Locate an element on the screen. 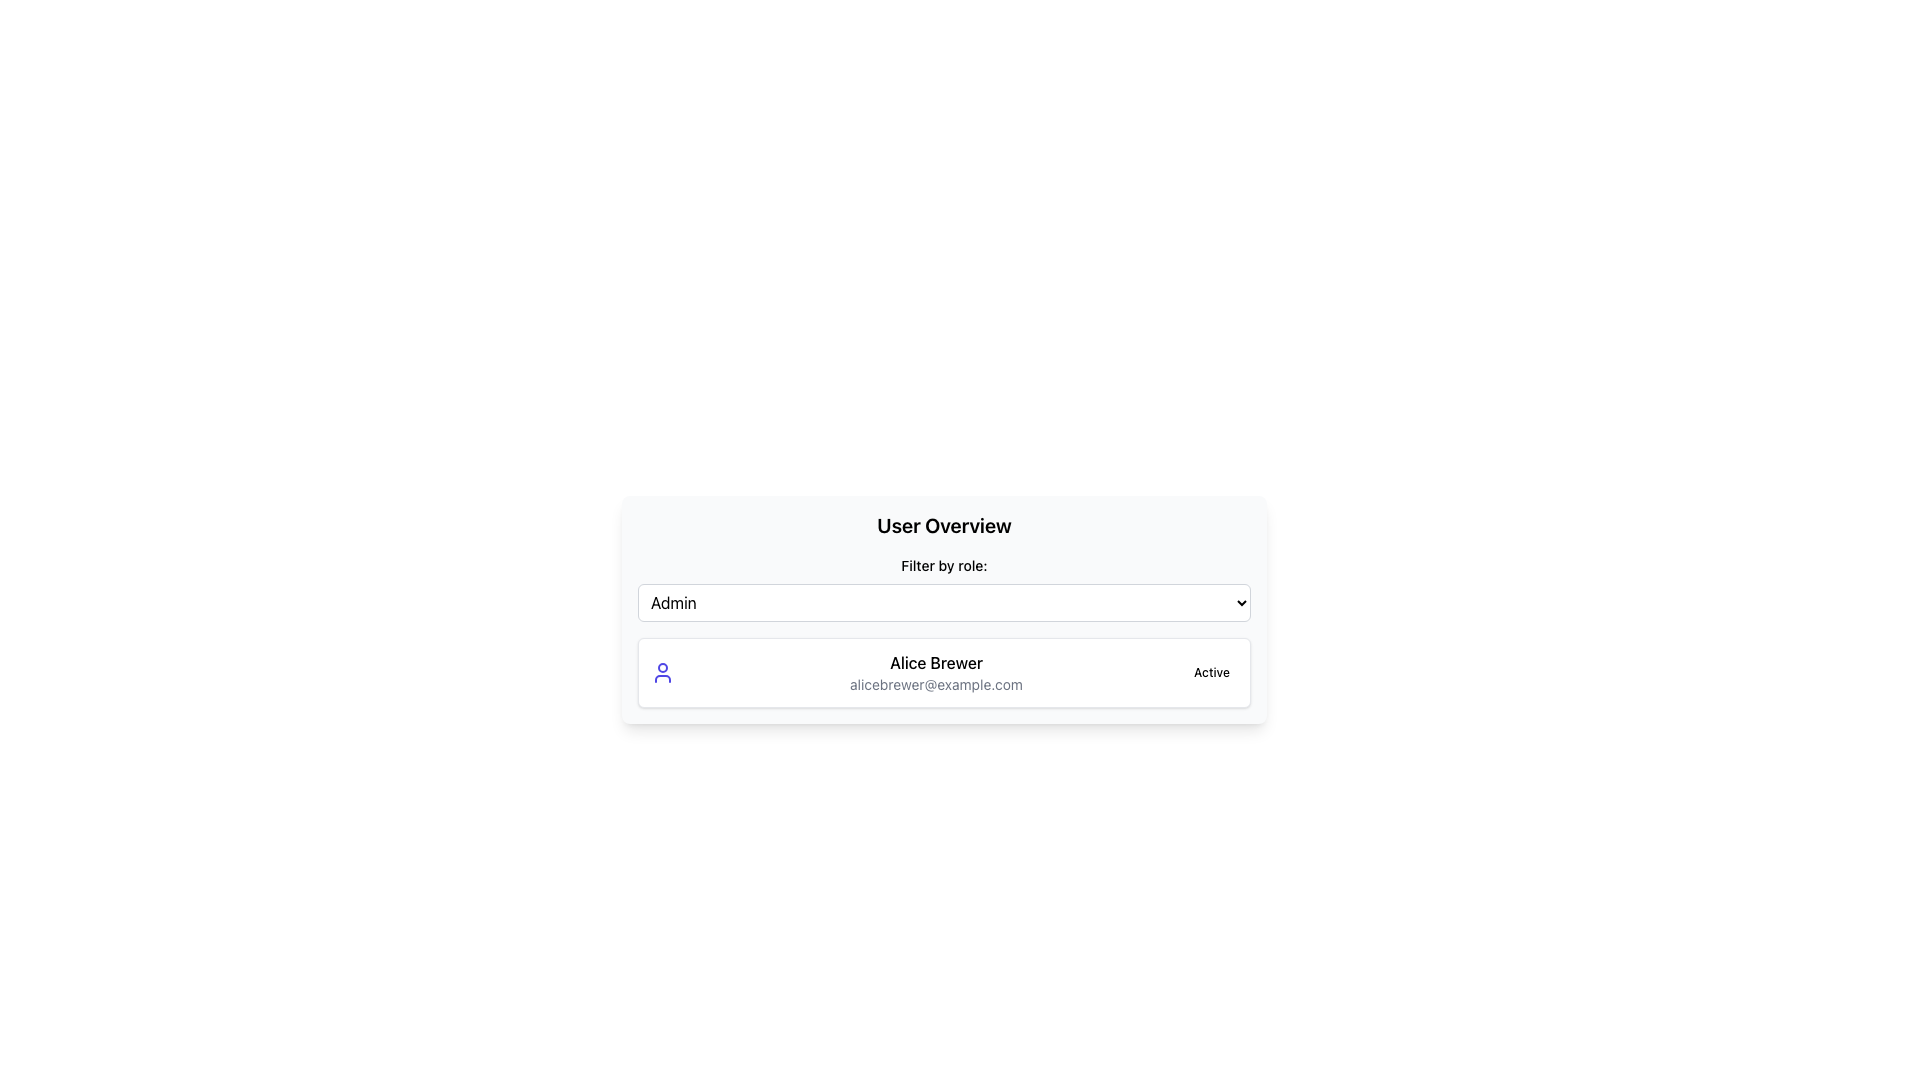 The height and width of the screenshot is (1080, 1920). the bold text label displaying the name 'Alice Brewer' located at the top of the user card section within the User Overview panel is located at coordinates (935, 663).